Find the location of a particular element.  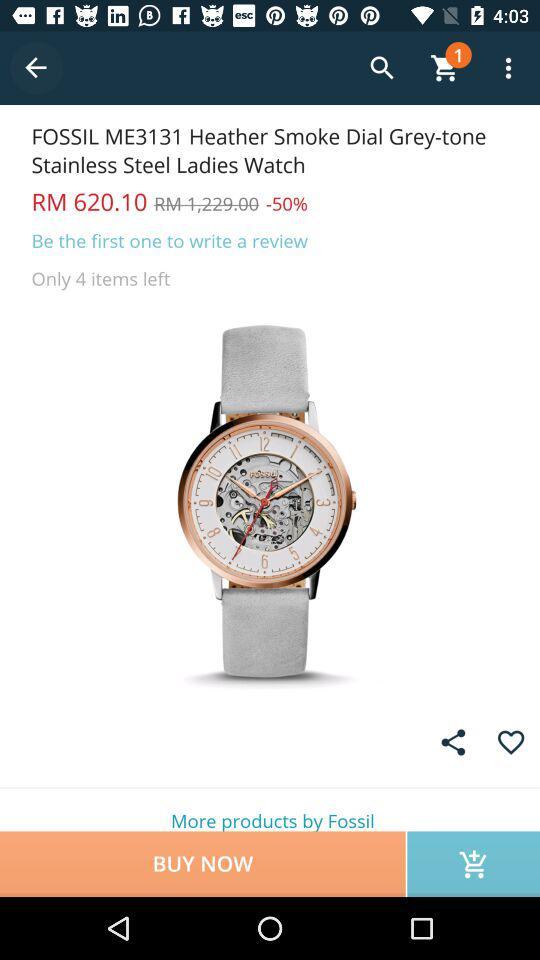

icon below more products by icon is located at coordinates (472, 863).